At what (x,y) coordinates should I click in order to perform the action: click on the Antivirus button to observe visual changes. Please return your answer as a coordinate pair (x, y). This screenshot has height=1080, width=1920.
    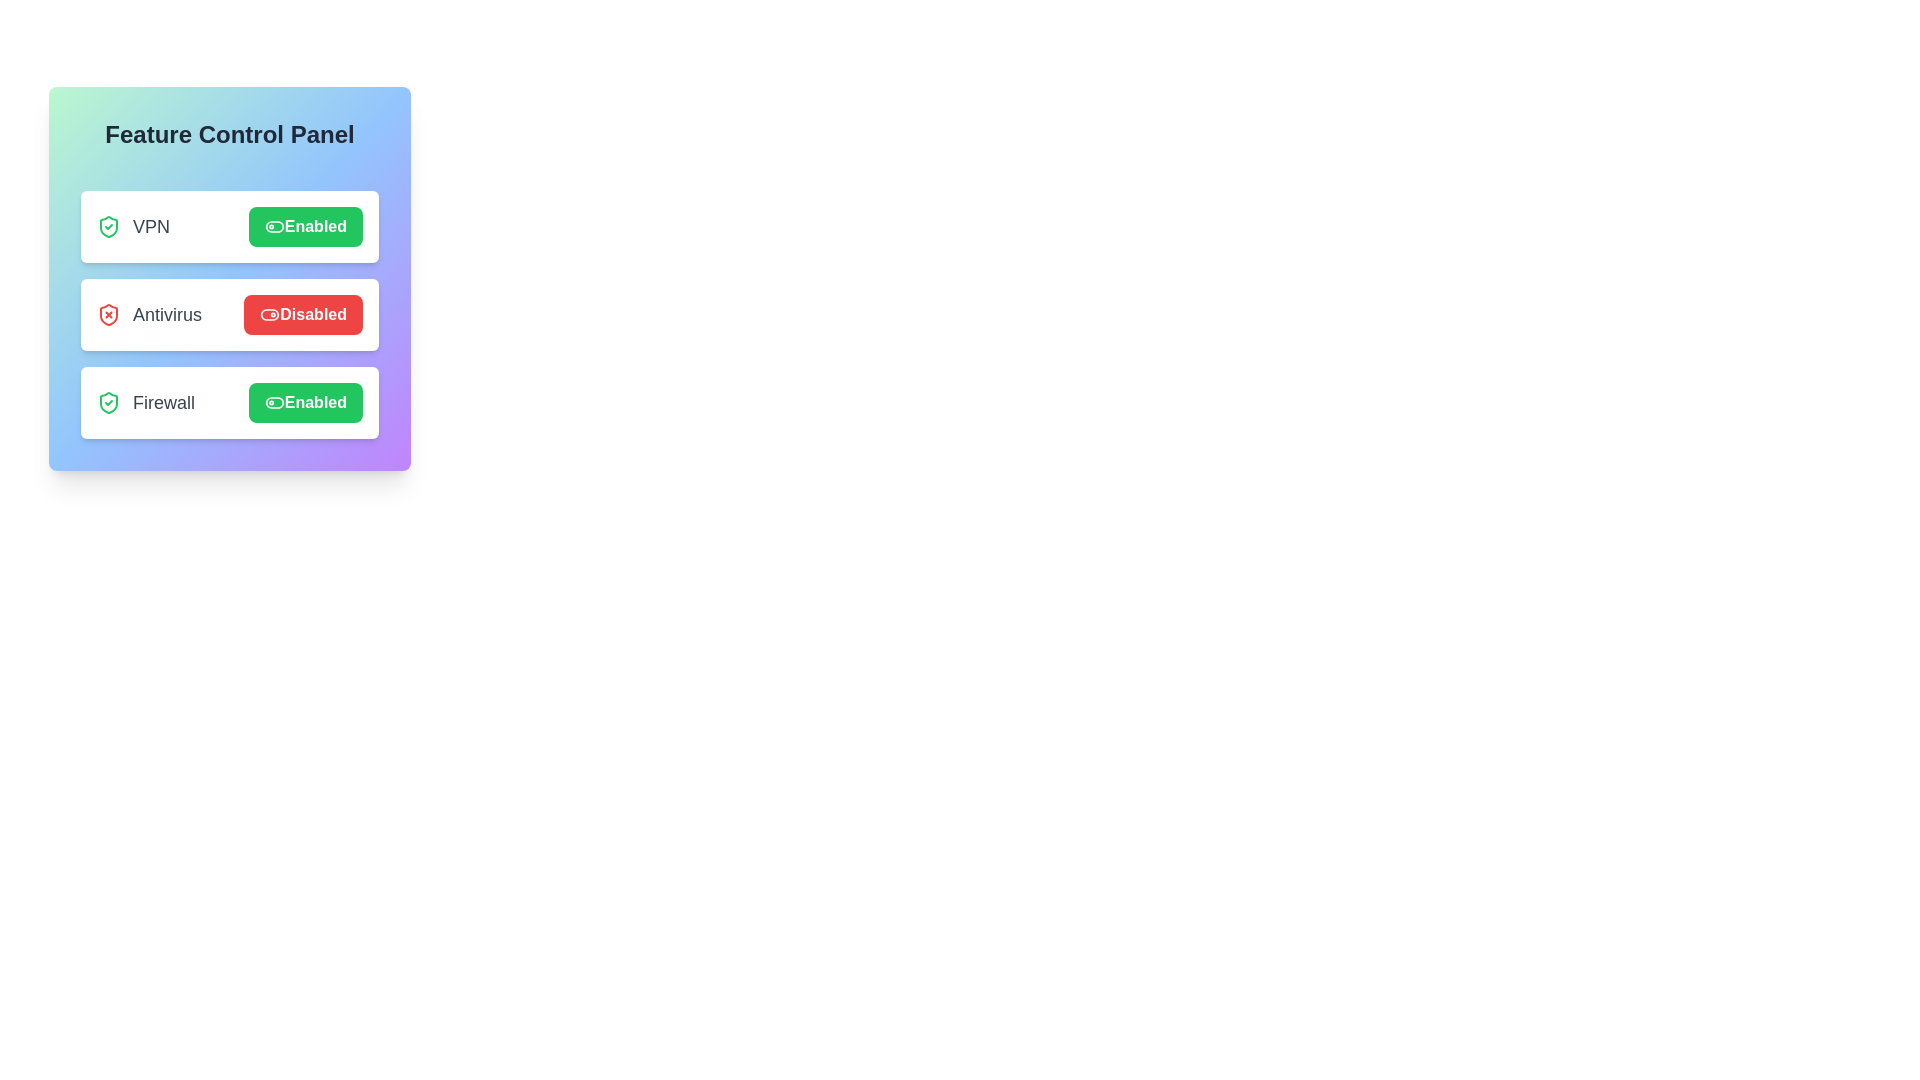
    Looking at the image, I should click on (302, 315).